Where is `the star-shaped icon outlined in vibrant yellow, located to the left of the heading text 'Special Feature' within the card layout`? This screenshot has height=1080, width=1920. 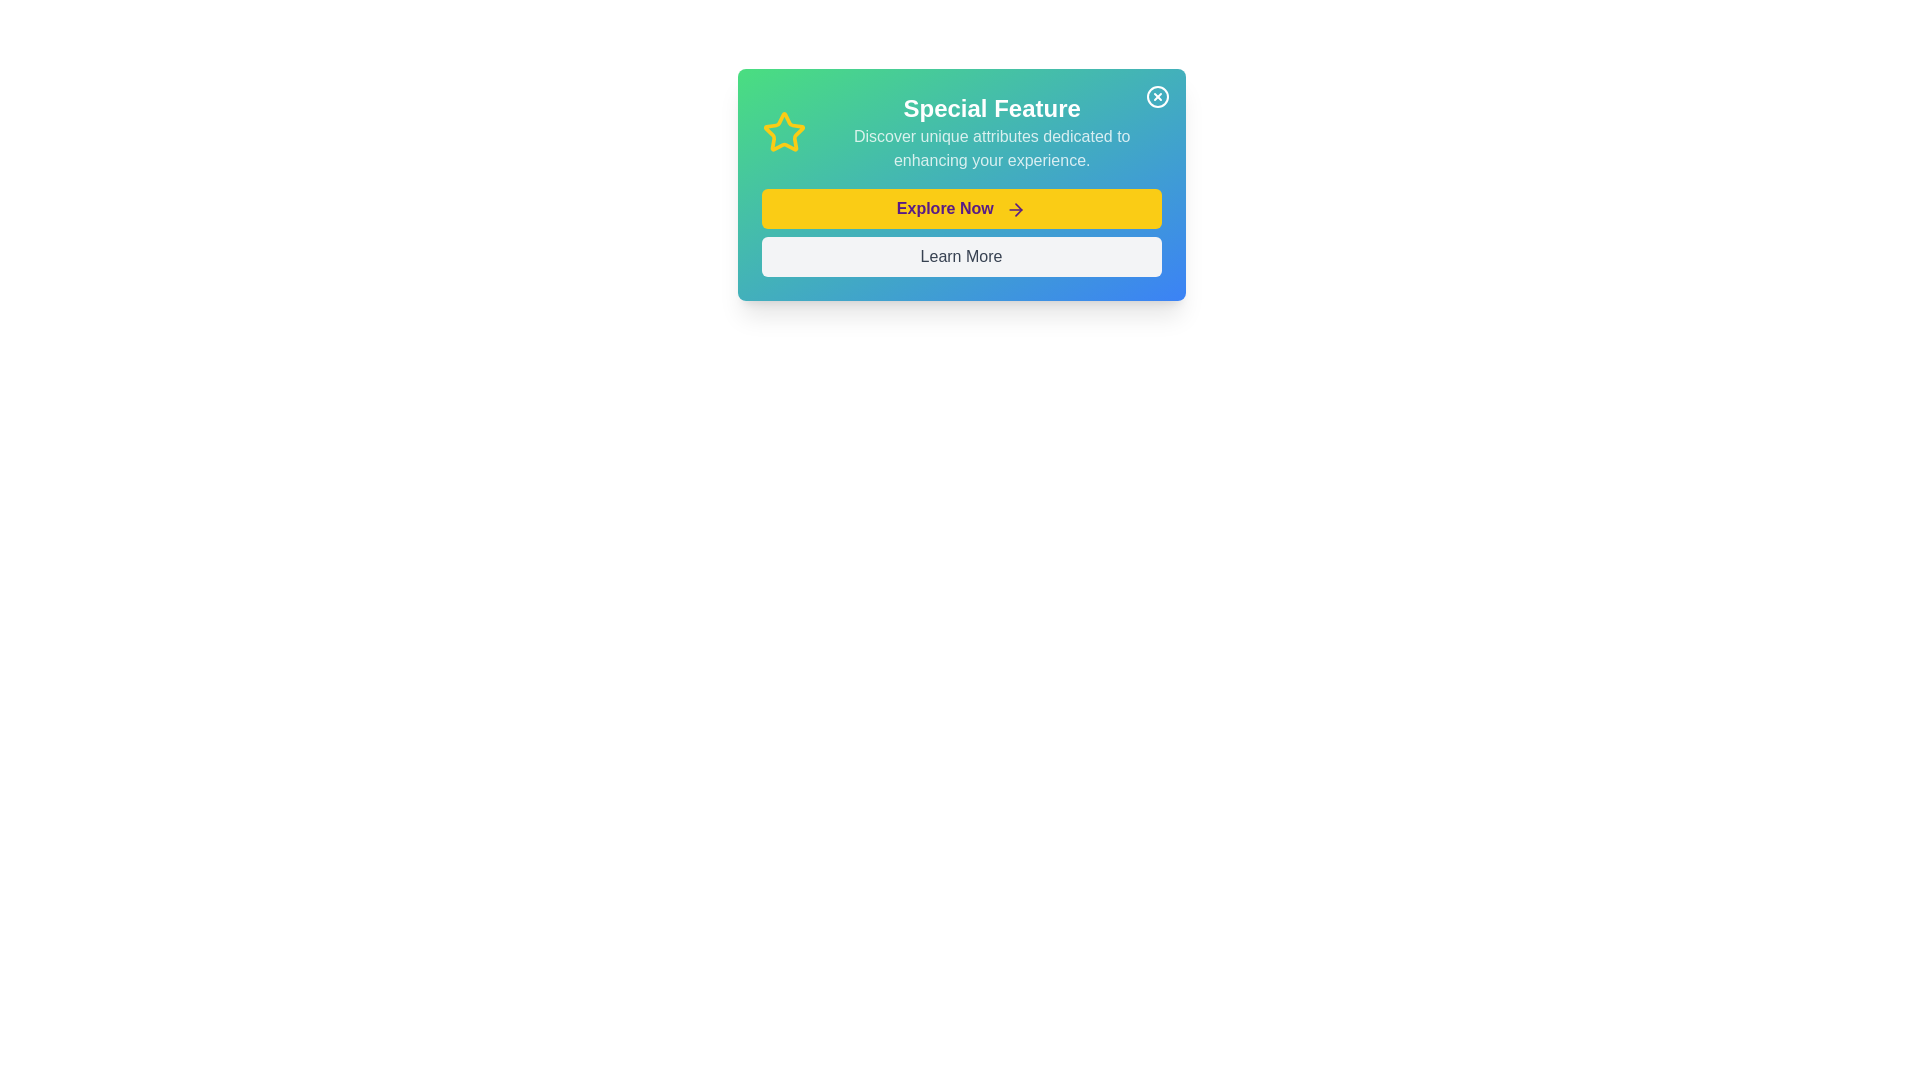
the star-shaped icon outlined in vibrant yellow, located to the left of the heading text 'Special Feature' within the card layout is located at coordinates (783, 132).